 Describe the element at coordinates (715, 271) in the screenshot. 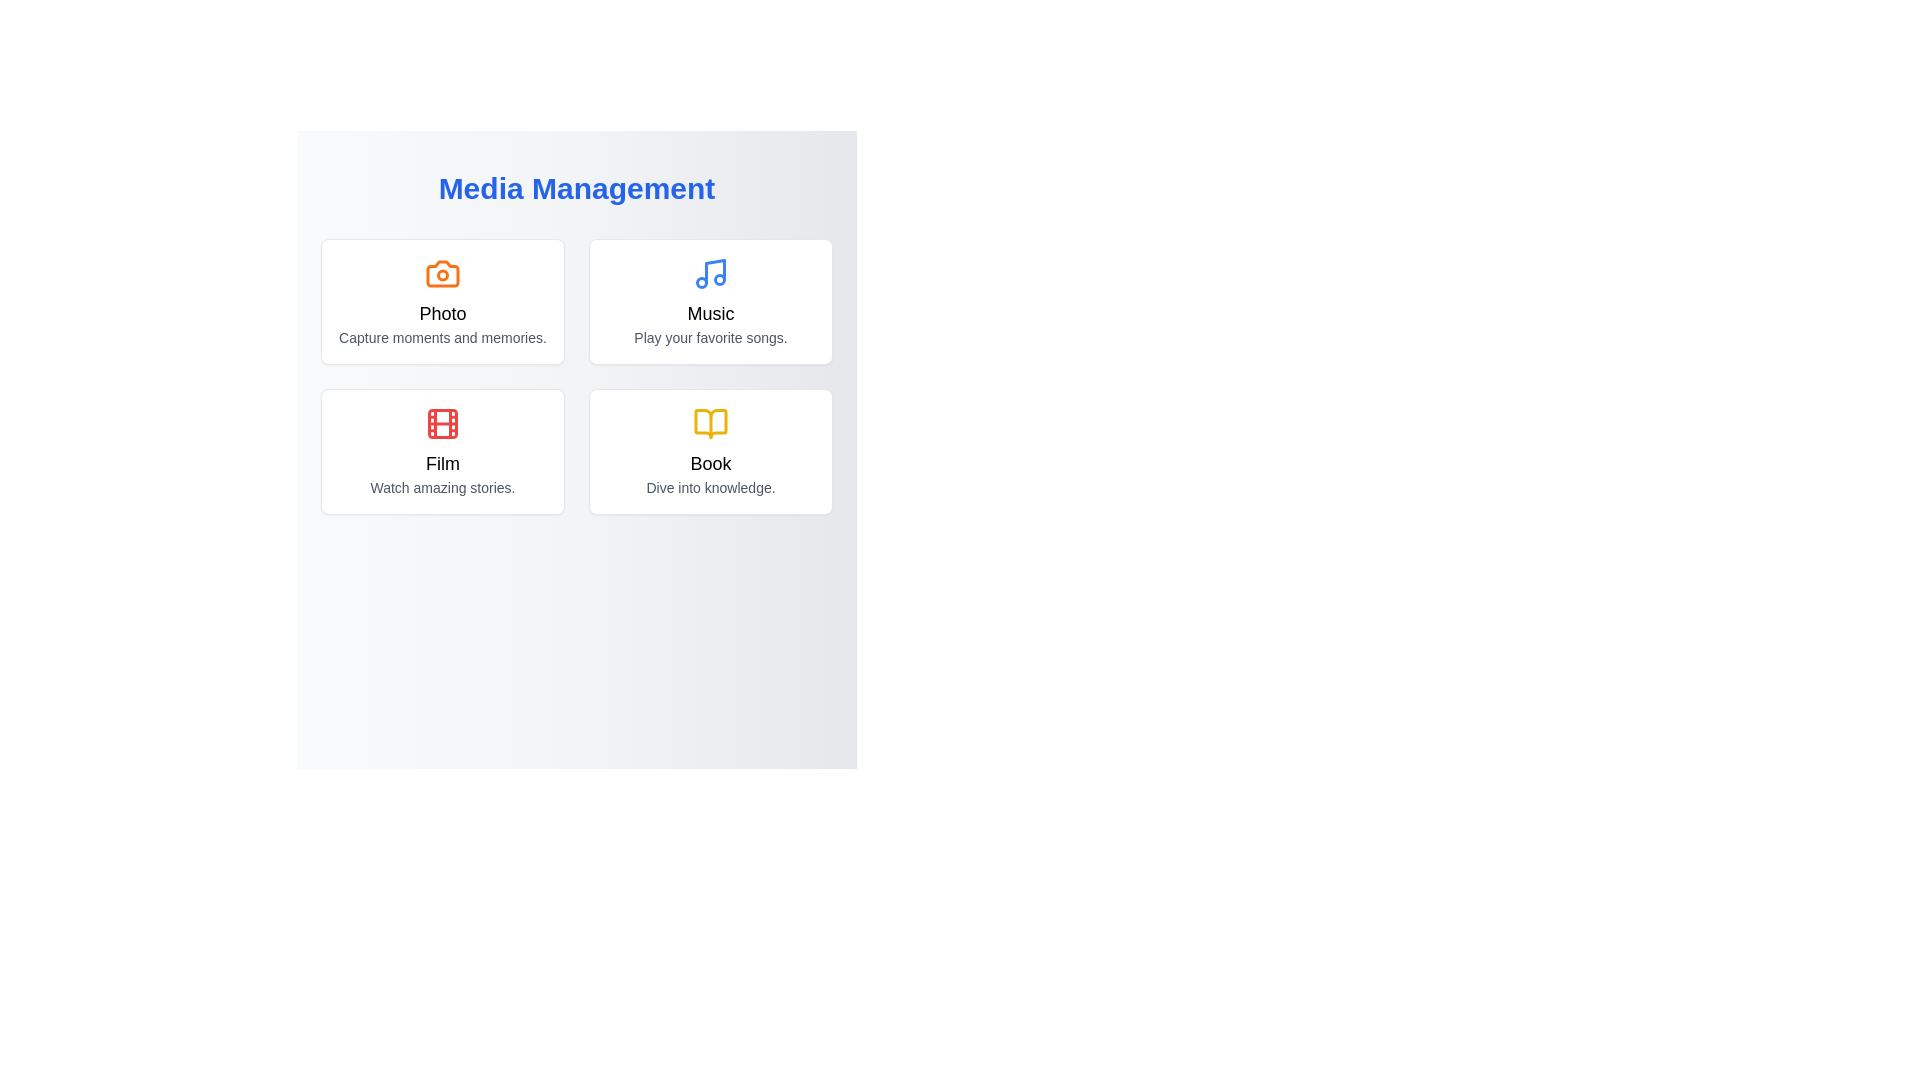

I see `the graphic icon resembling a musical note stem, which is part of the 'Music' button located in the top row of four buttons in a two-by-two grid layout` at that location.